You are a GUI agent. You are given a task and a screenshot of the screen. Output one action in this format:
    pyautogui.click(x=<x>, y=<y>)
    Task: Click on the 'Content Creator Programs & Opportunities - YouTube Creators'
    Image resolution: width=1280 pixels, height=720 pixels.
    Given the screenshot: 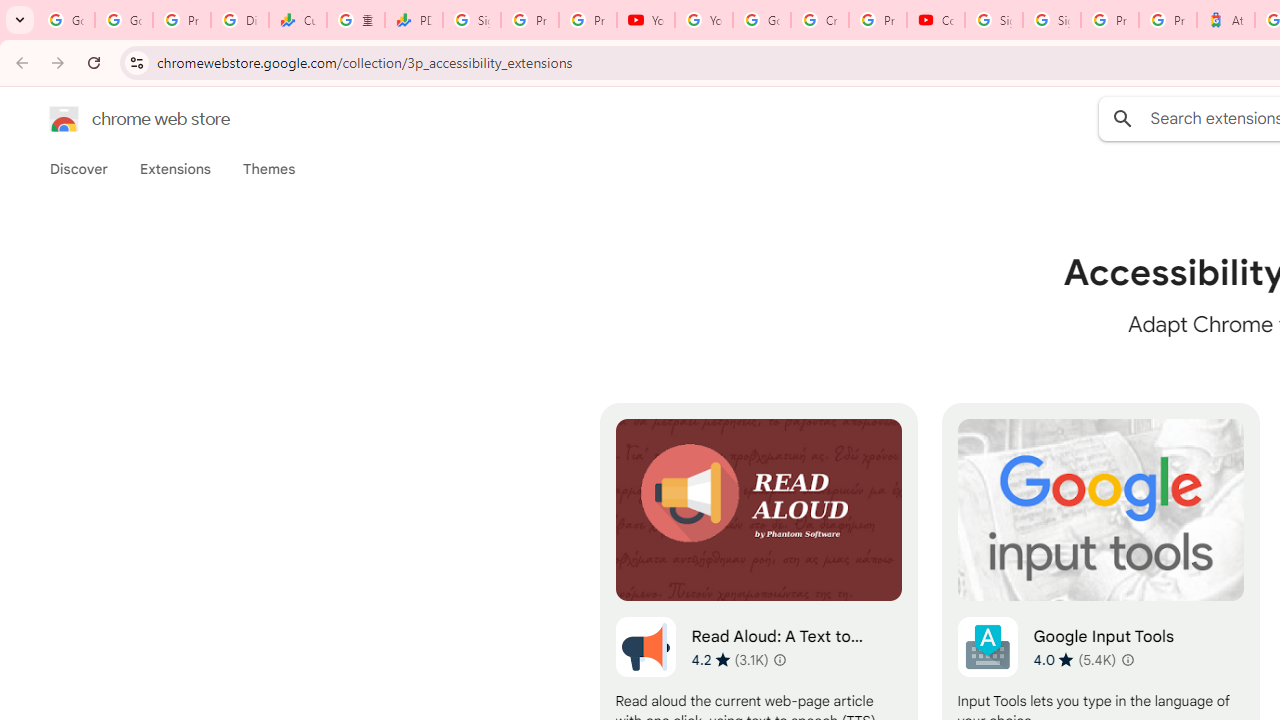 What is the action you would take?
    pyautogui.click(x=935, y=20)
    